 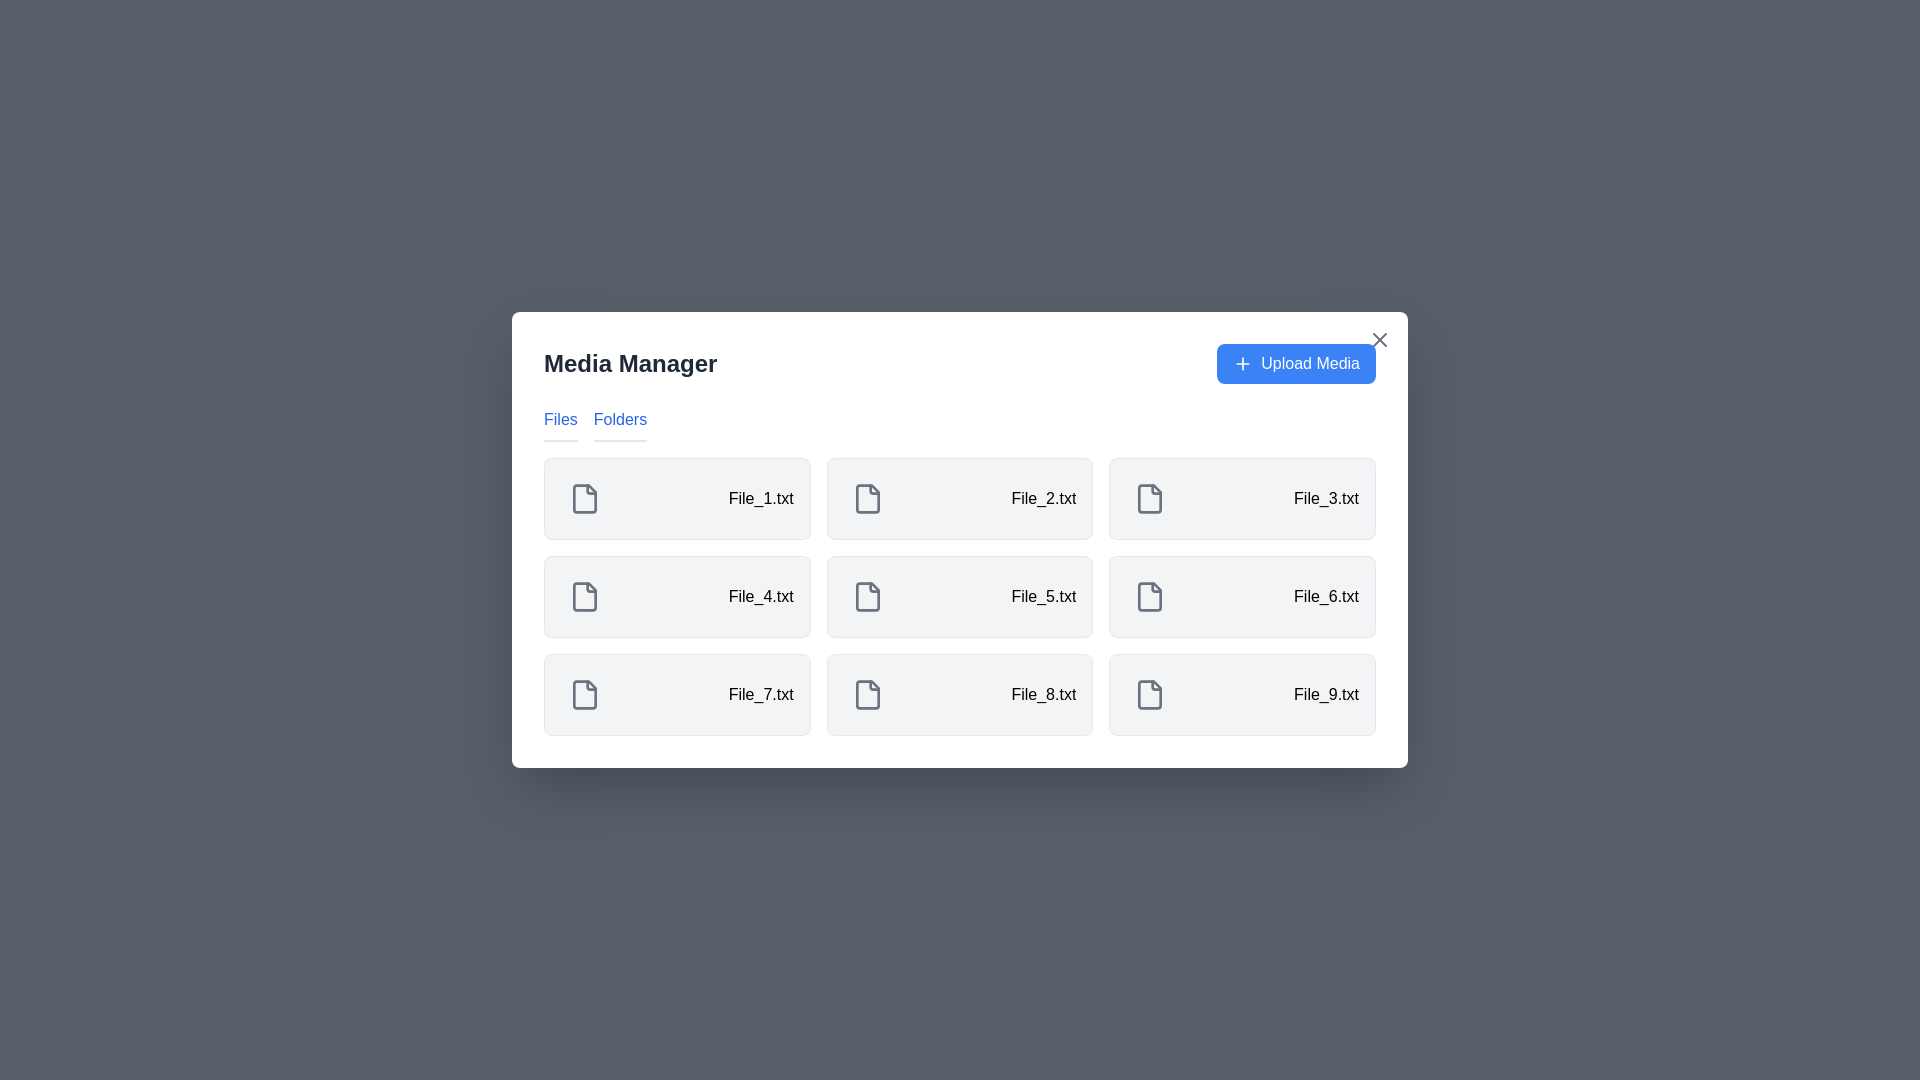 I want to click on the text label displaying 'File_4.txt' in a file manager interface, located in the center row of a 3x3 grid layout, leftmost cell of the second row, so click(x=760, y=596).